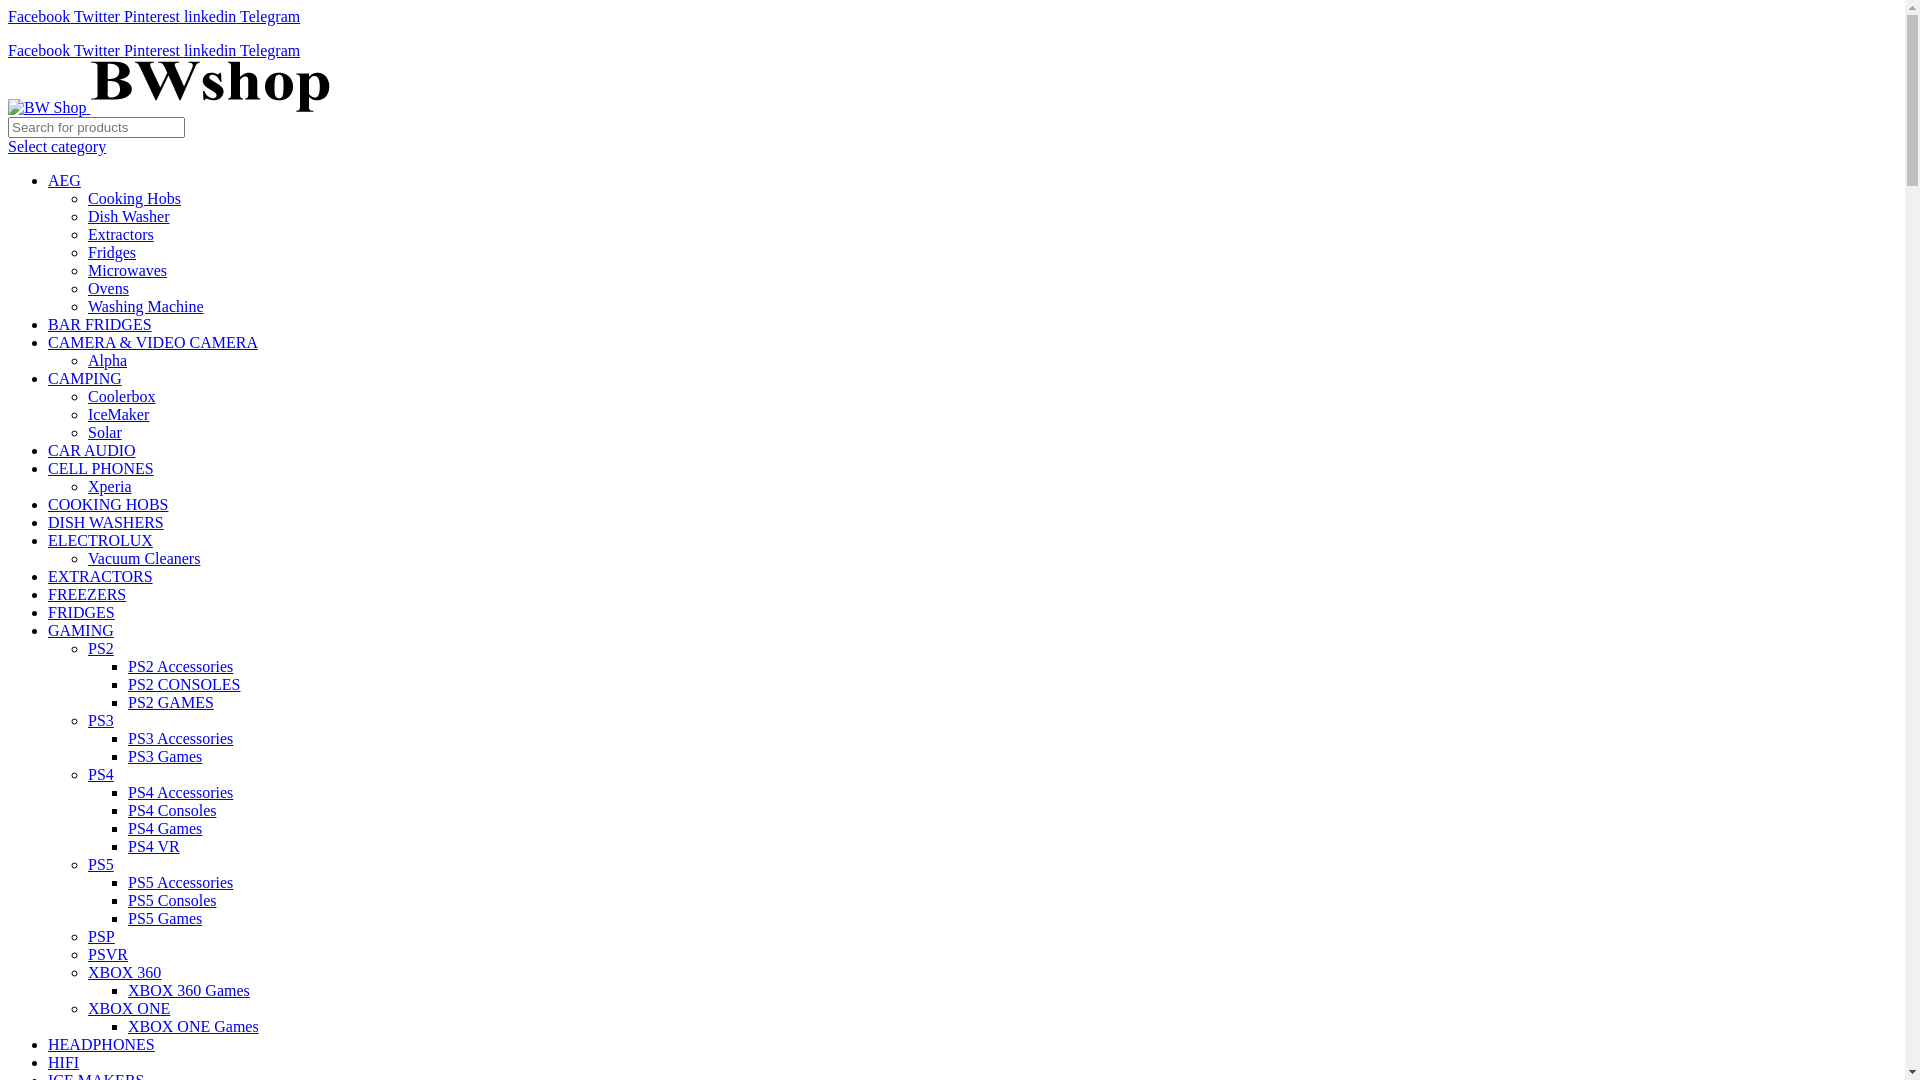  Describe the element at coordinates (164, 756) in the screenshot. I see `'PS3 Games'` at that location.